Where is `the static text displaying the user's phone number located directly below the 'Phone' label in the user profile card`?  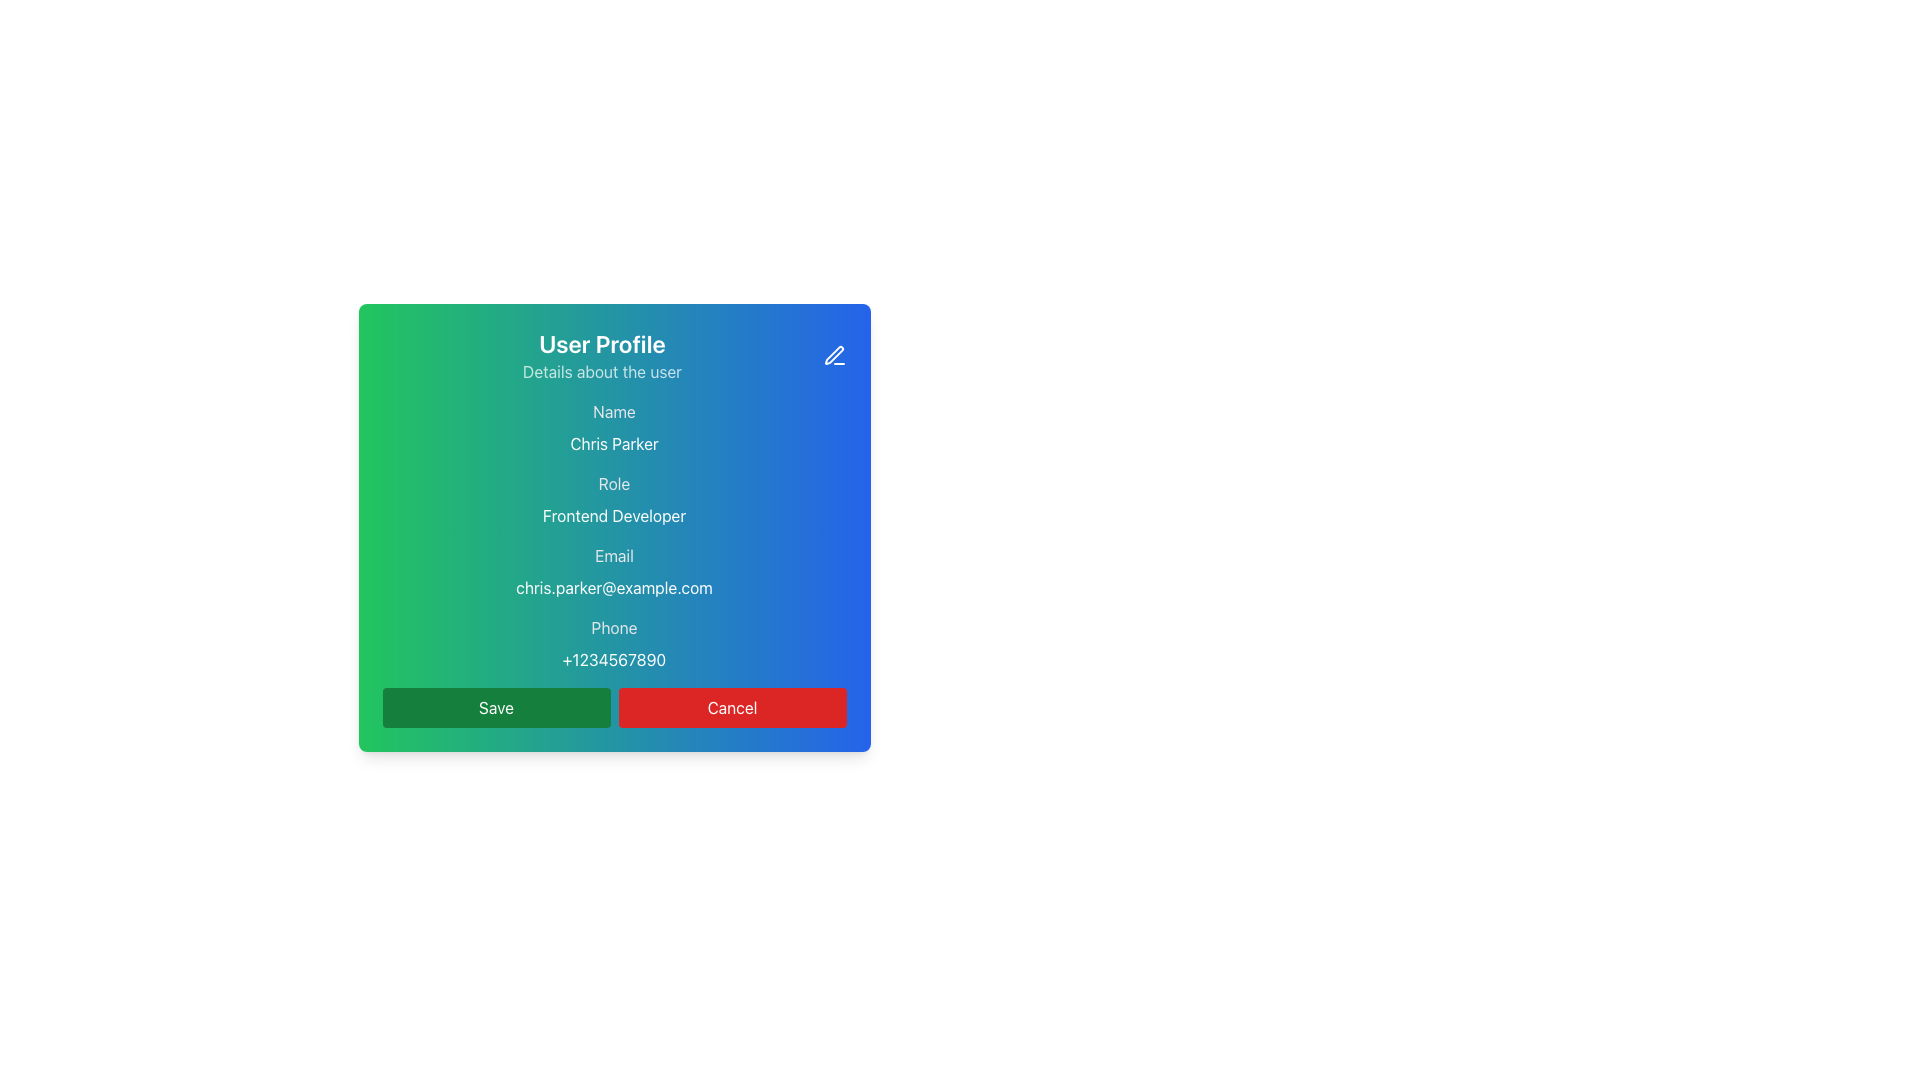
the static text displaying the user's phone number located directly below the 'Phone' label in the user profile card is located at coordinates (613, 659).